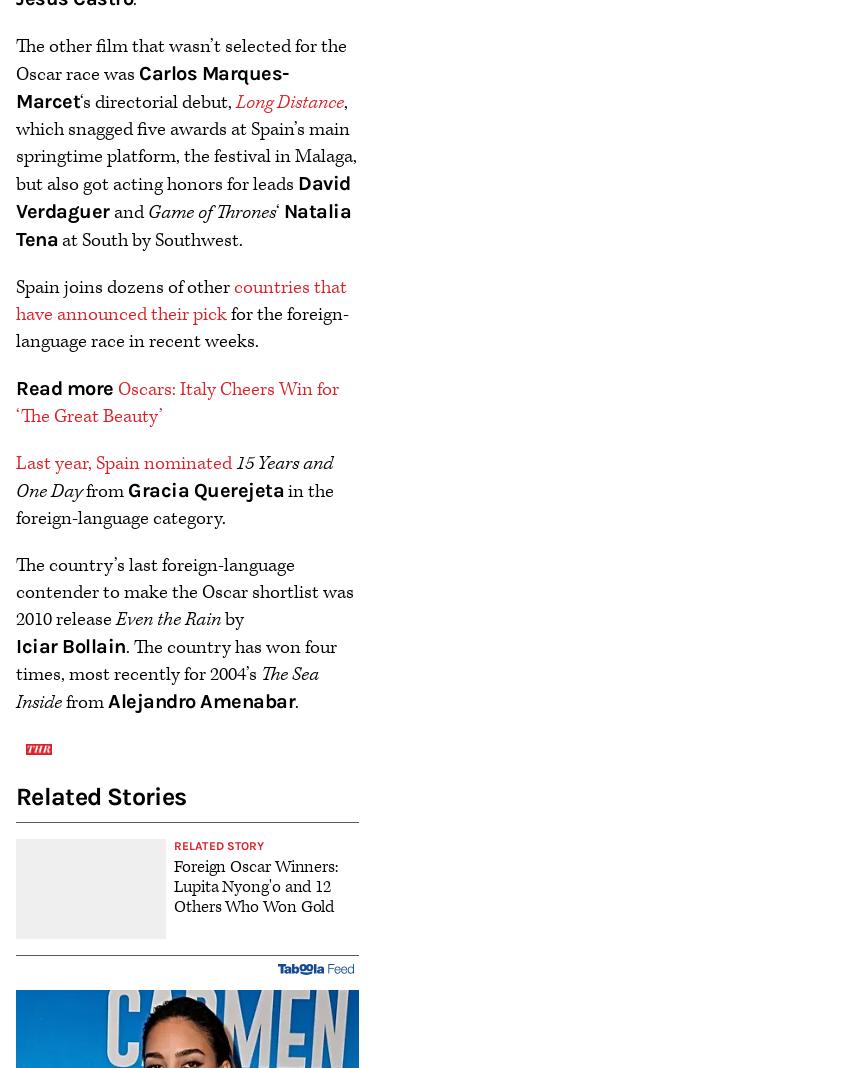 The image size is (849, 1068). What do you see at coordinates (209, 211) in the screenshot?
I see `'Game of Thrones'` at bounding box center [209, 211].